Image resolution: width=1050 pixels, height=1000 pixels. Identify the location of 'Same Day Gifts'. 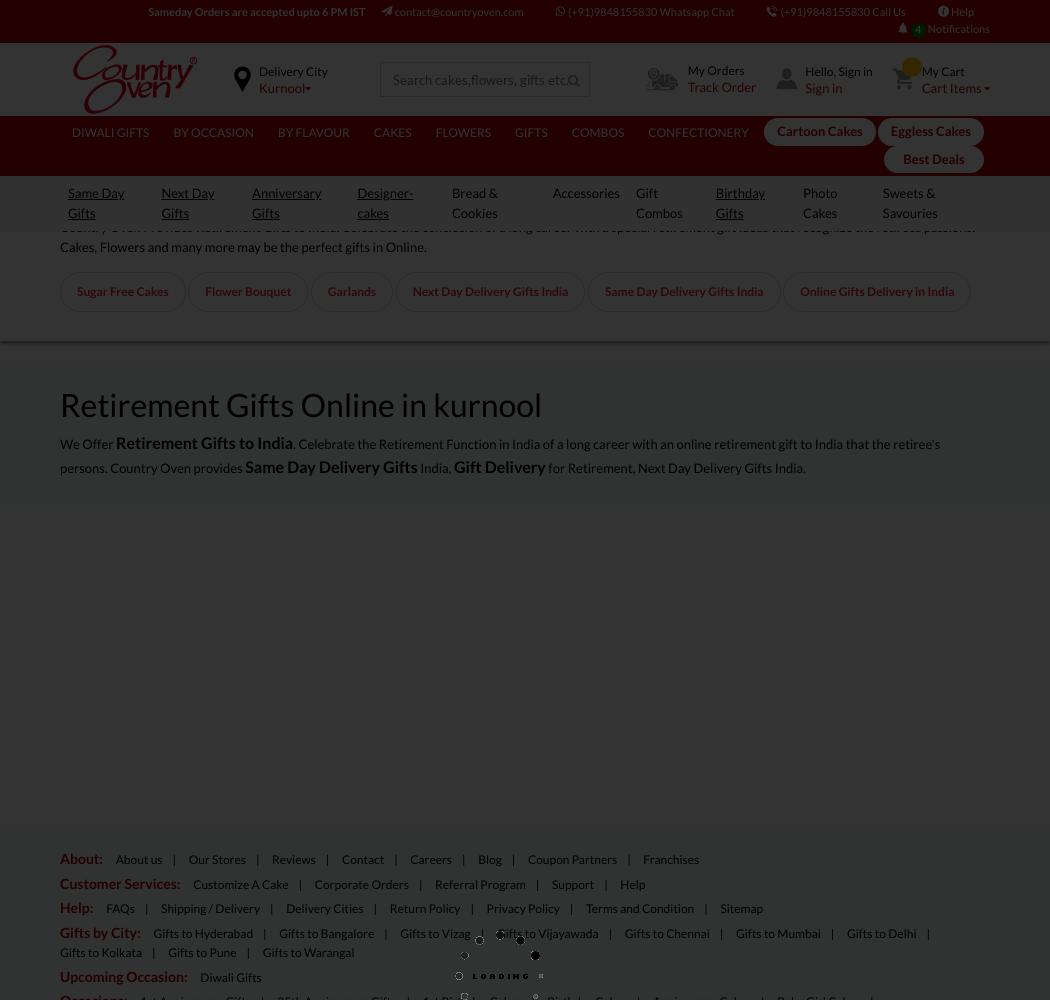
(67, 201).